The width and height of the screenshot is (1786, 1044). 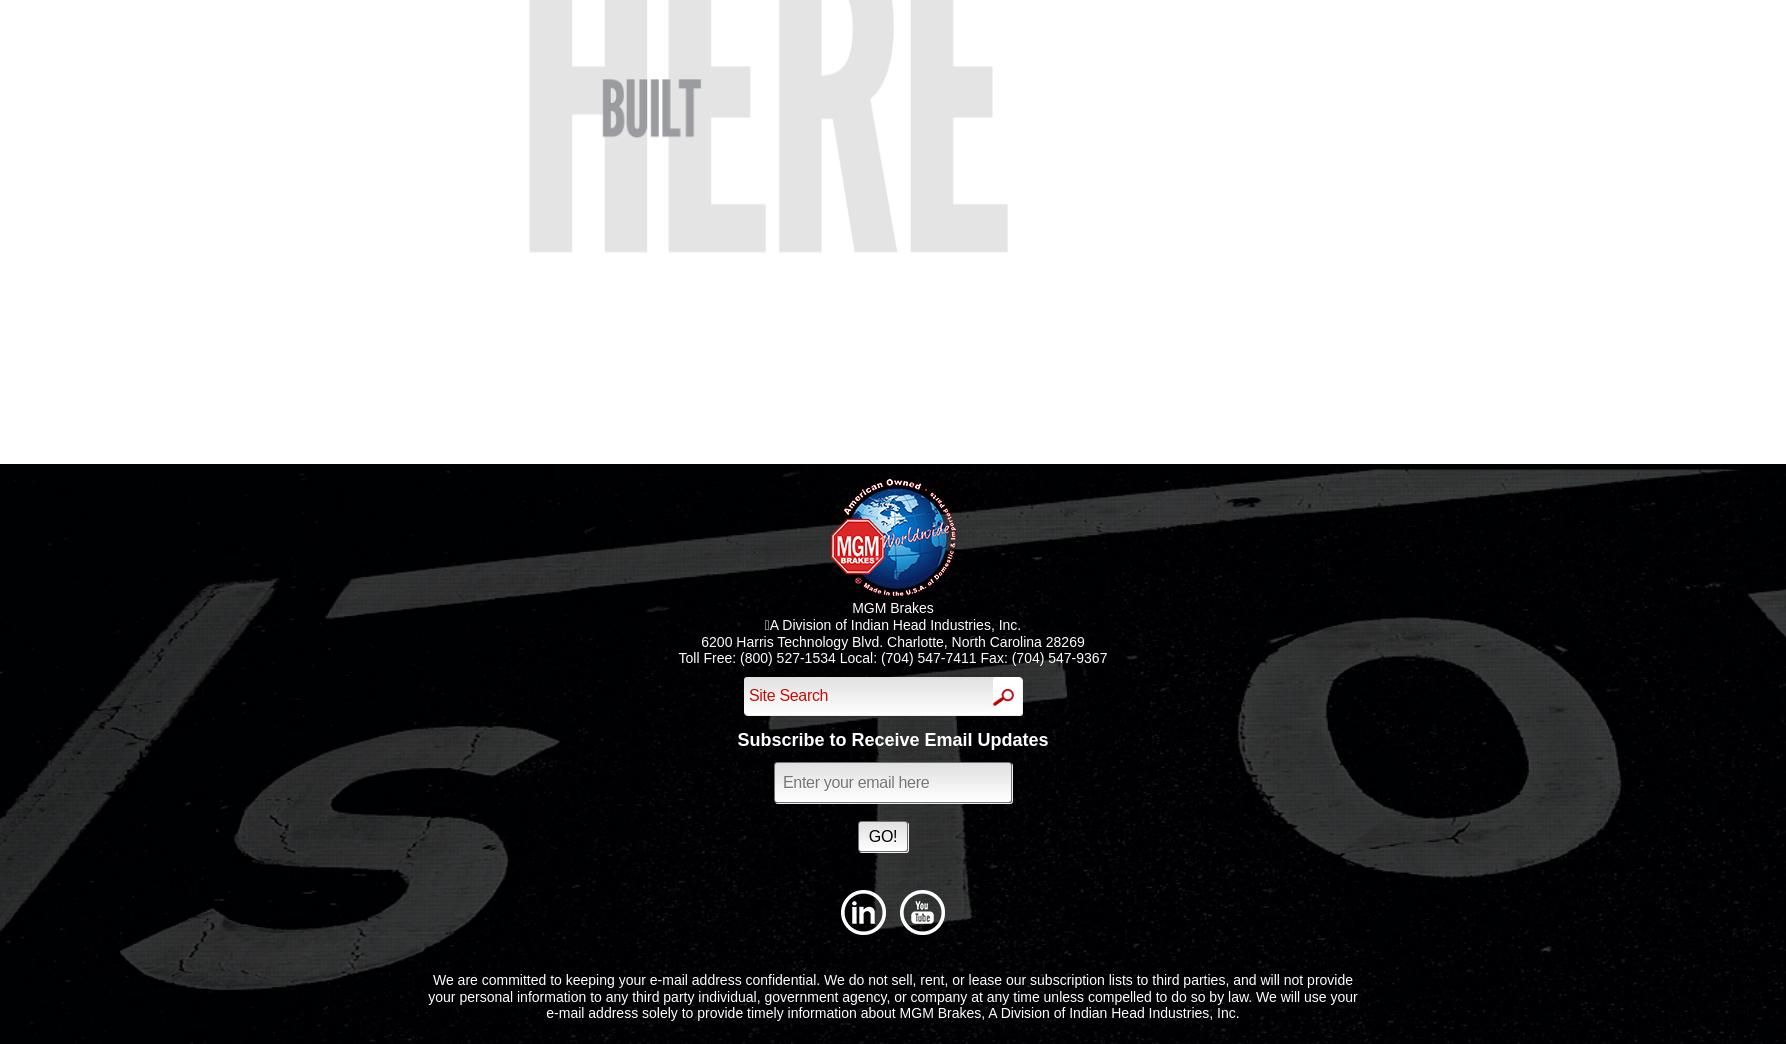 I want to click on 'Toll Free:', so click(x=709, y=657).